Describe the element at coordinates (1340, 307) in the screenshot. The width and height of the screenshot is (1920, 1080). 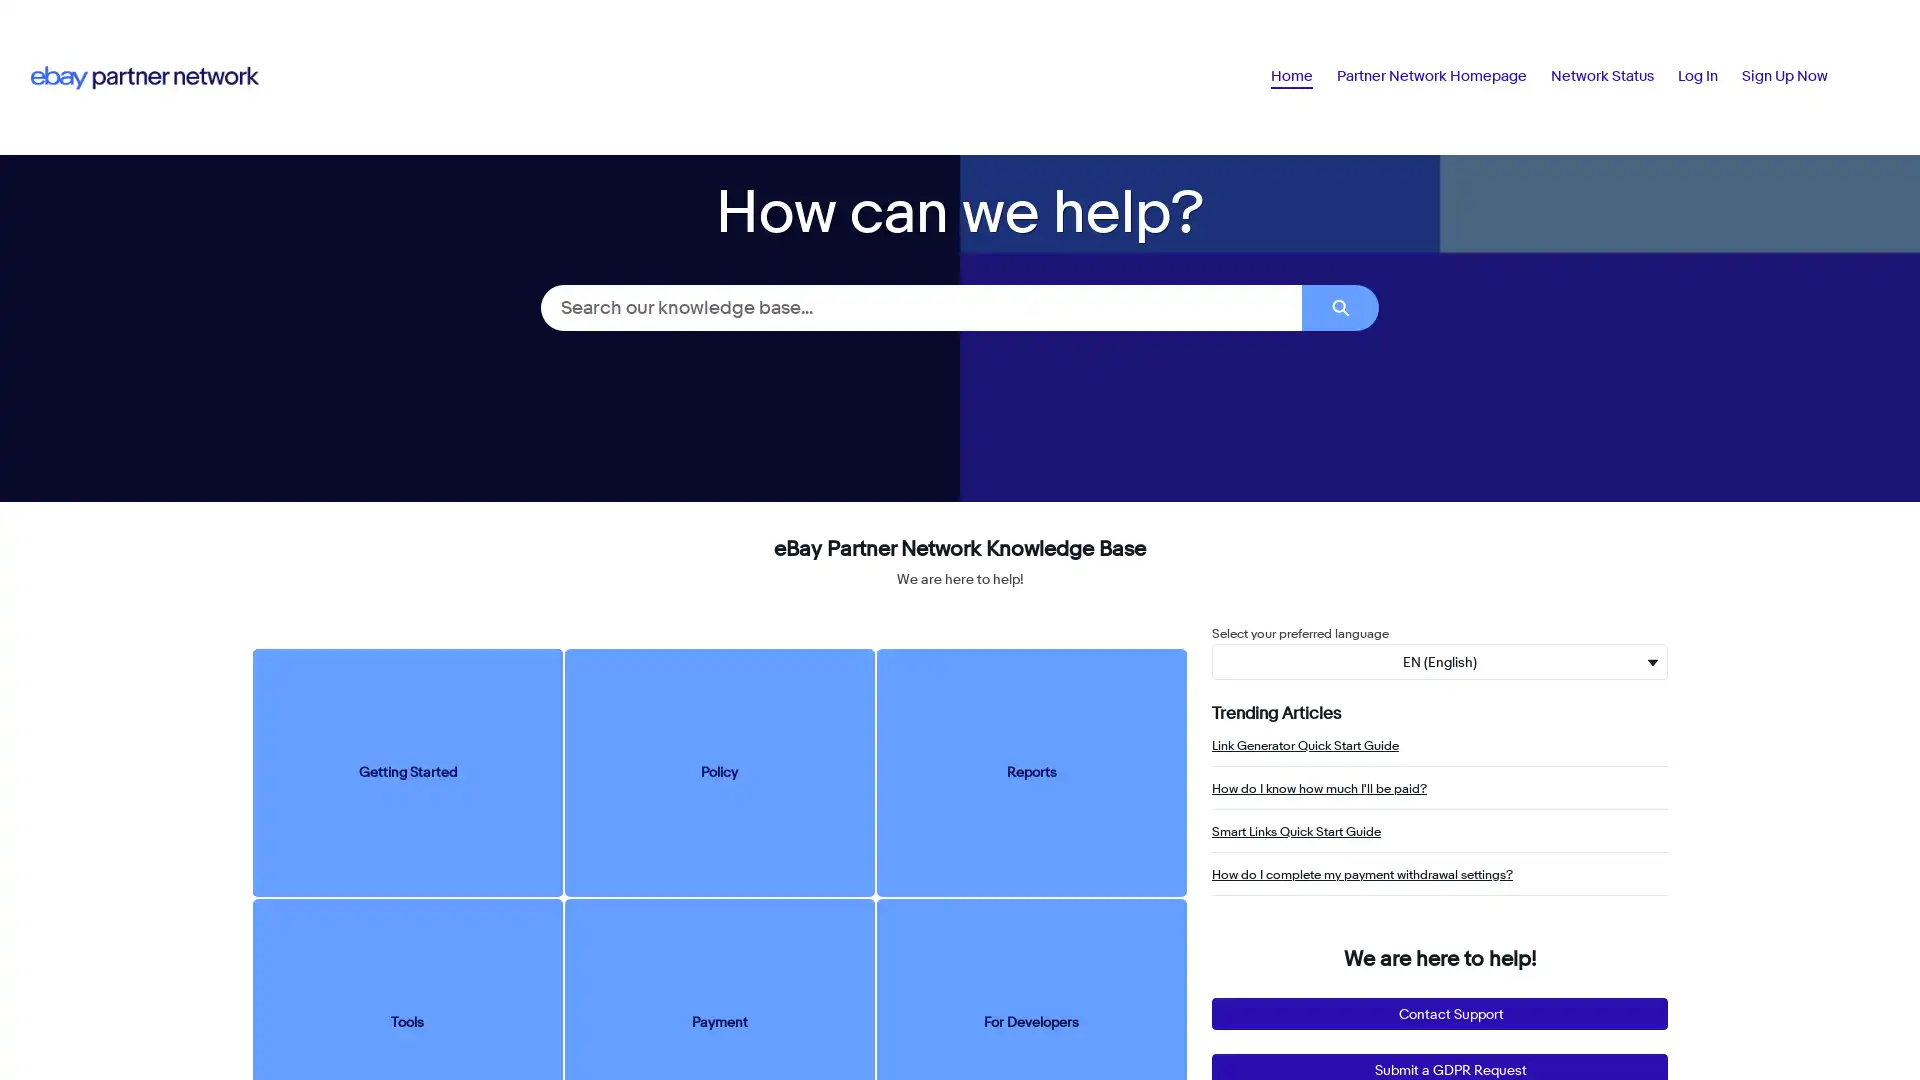
I see `Search` at that location.